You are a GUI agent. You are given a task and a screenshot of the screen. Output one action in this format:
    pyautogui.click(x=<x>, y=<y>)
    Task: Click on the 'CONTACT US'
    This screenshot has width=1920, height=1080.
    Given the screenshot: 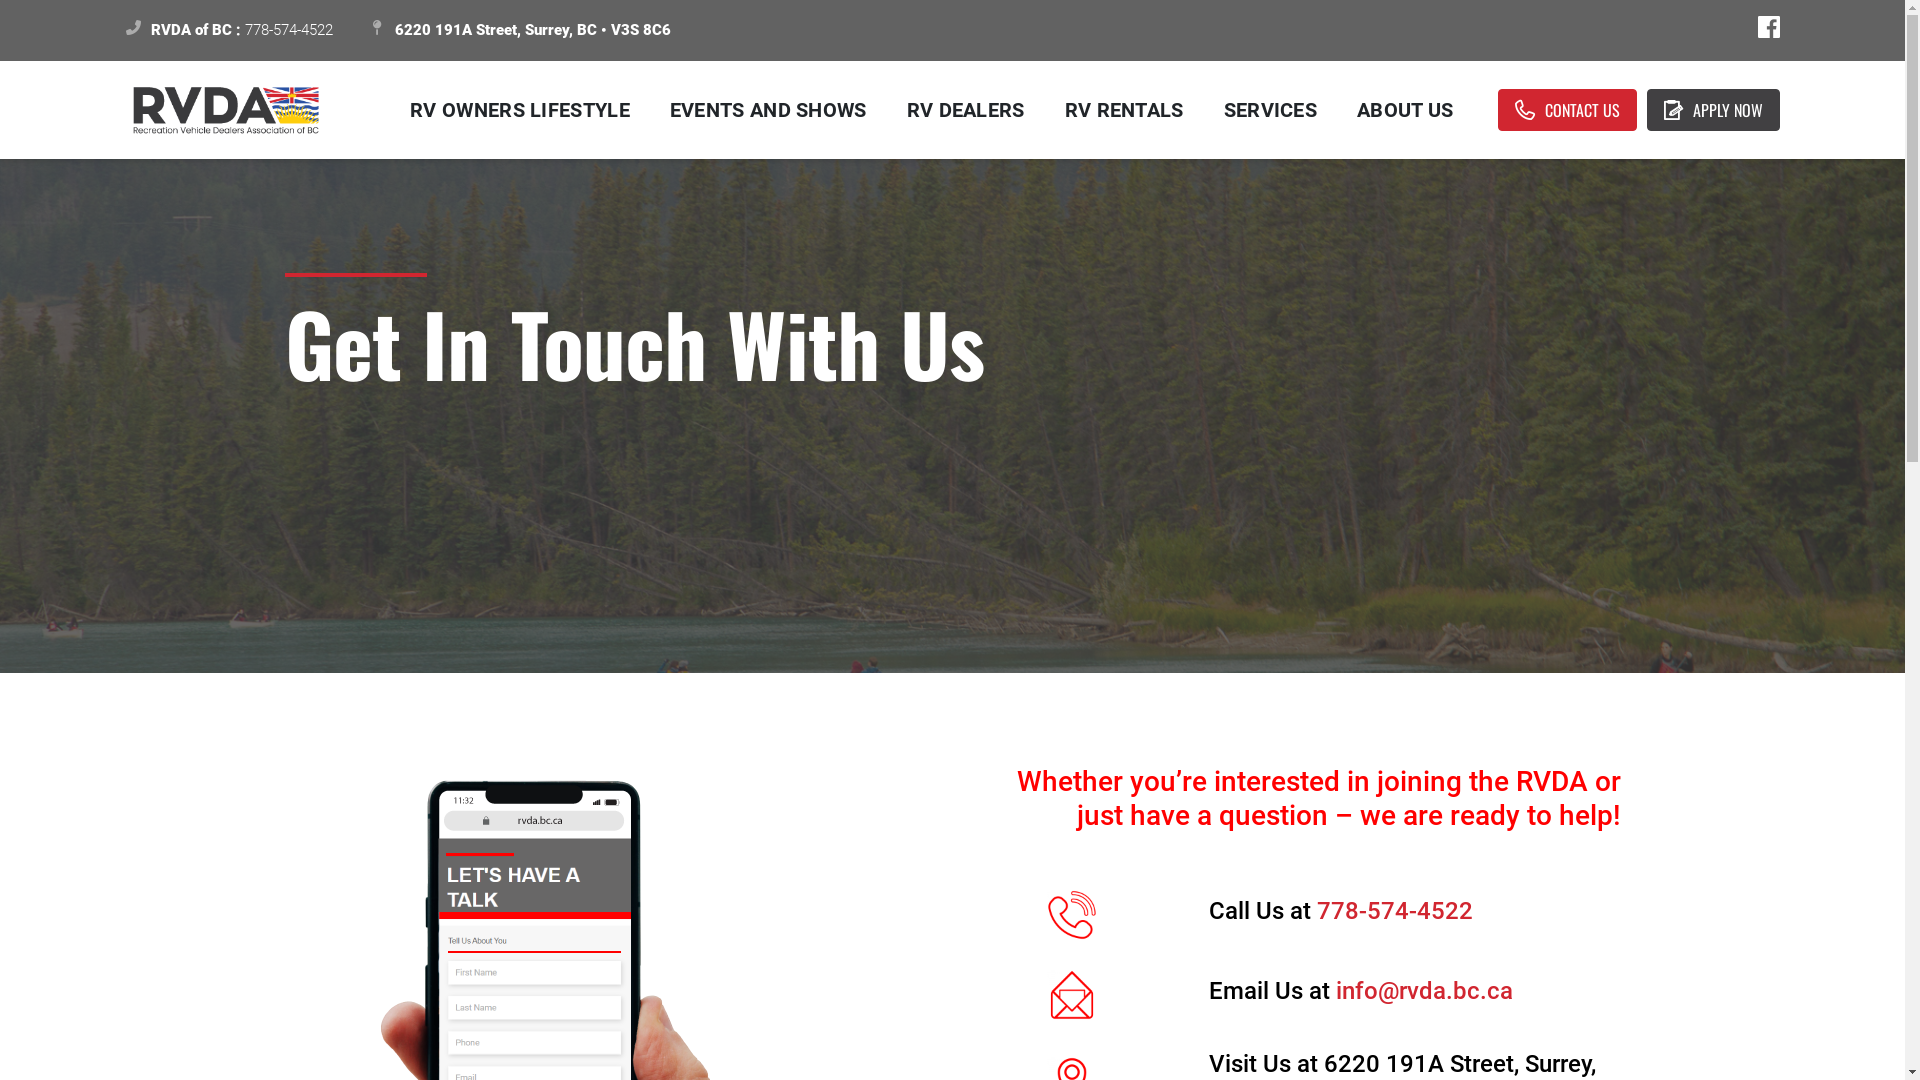 What is the action you would take?
    pyautogui.click(x=1566, y=110)
    